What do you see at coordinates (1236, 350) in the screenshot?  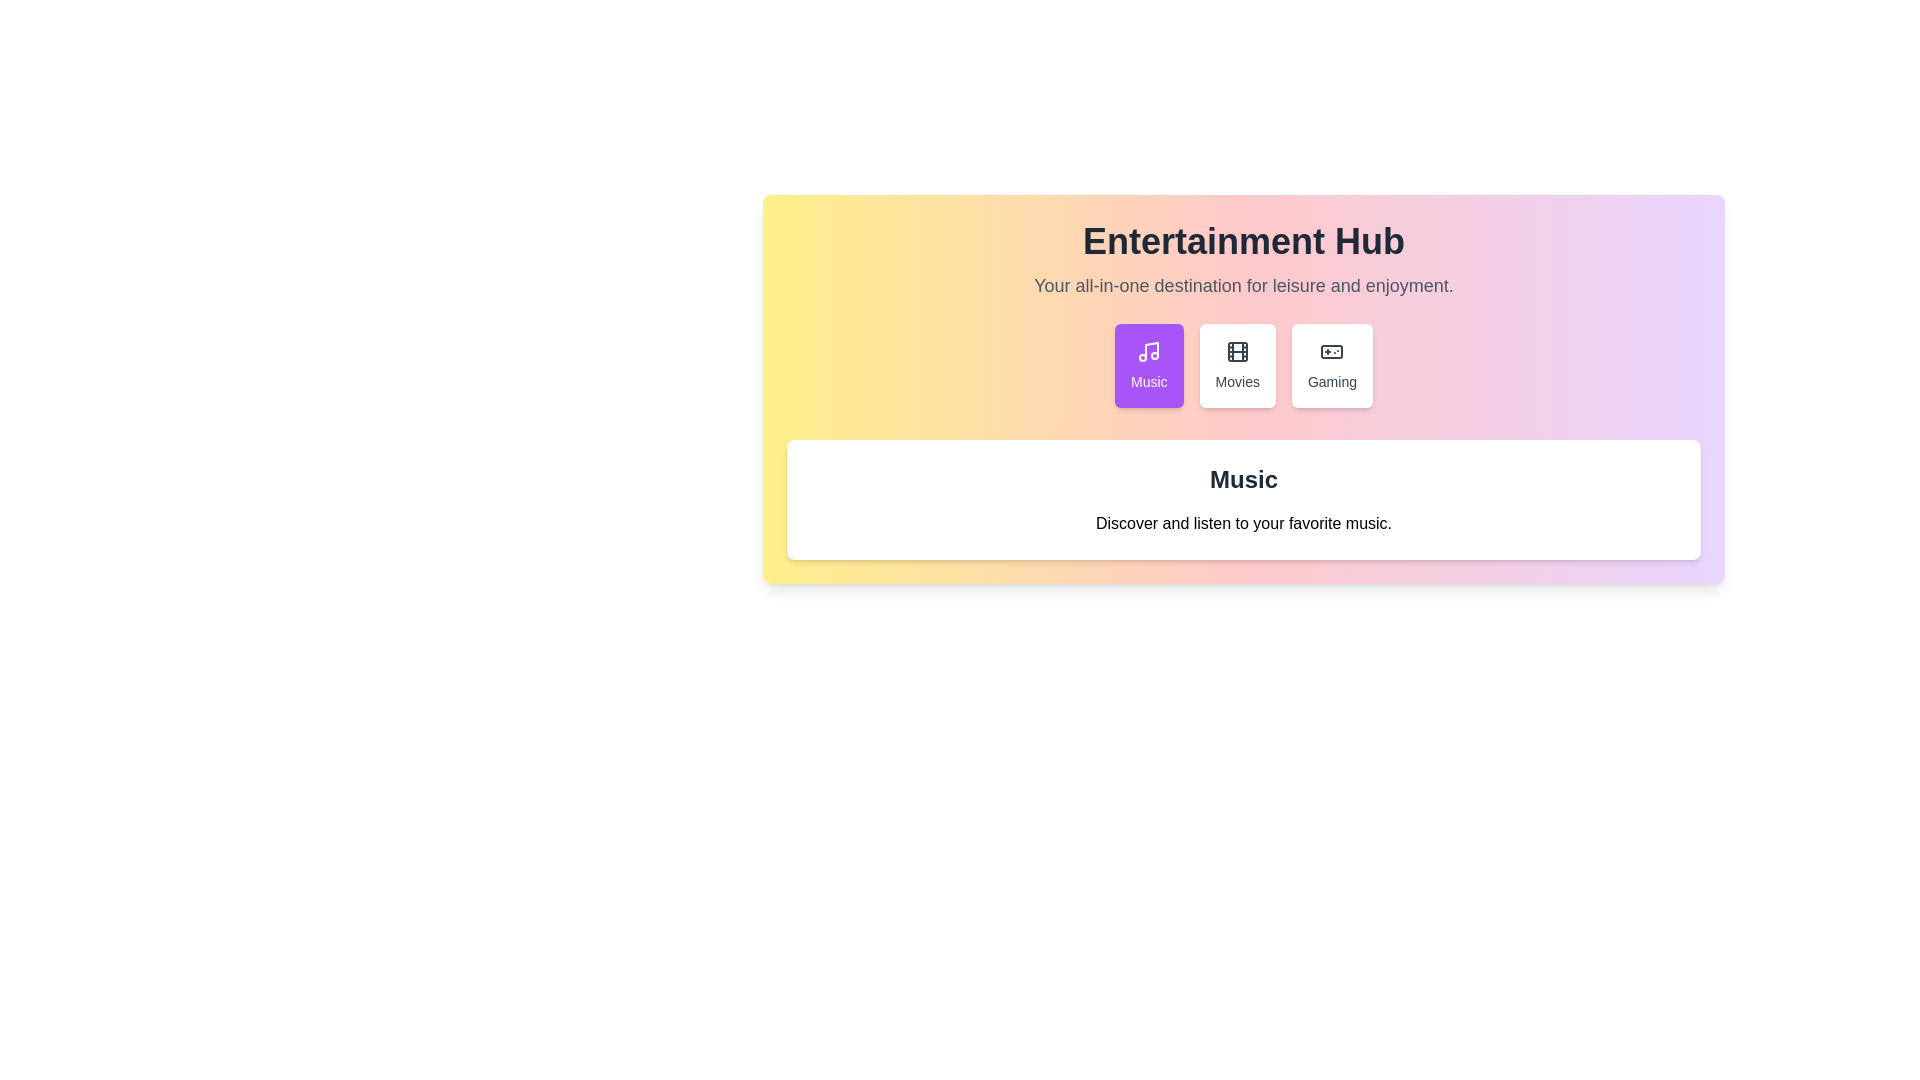 I see `the film icon element located at the top of the 'Movies' card` at bounding box center [1236, 350].